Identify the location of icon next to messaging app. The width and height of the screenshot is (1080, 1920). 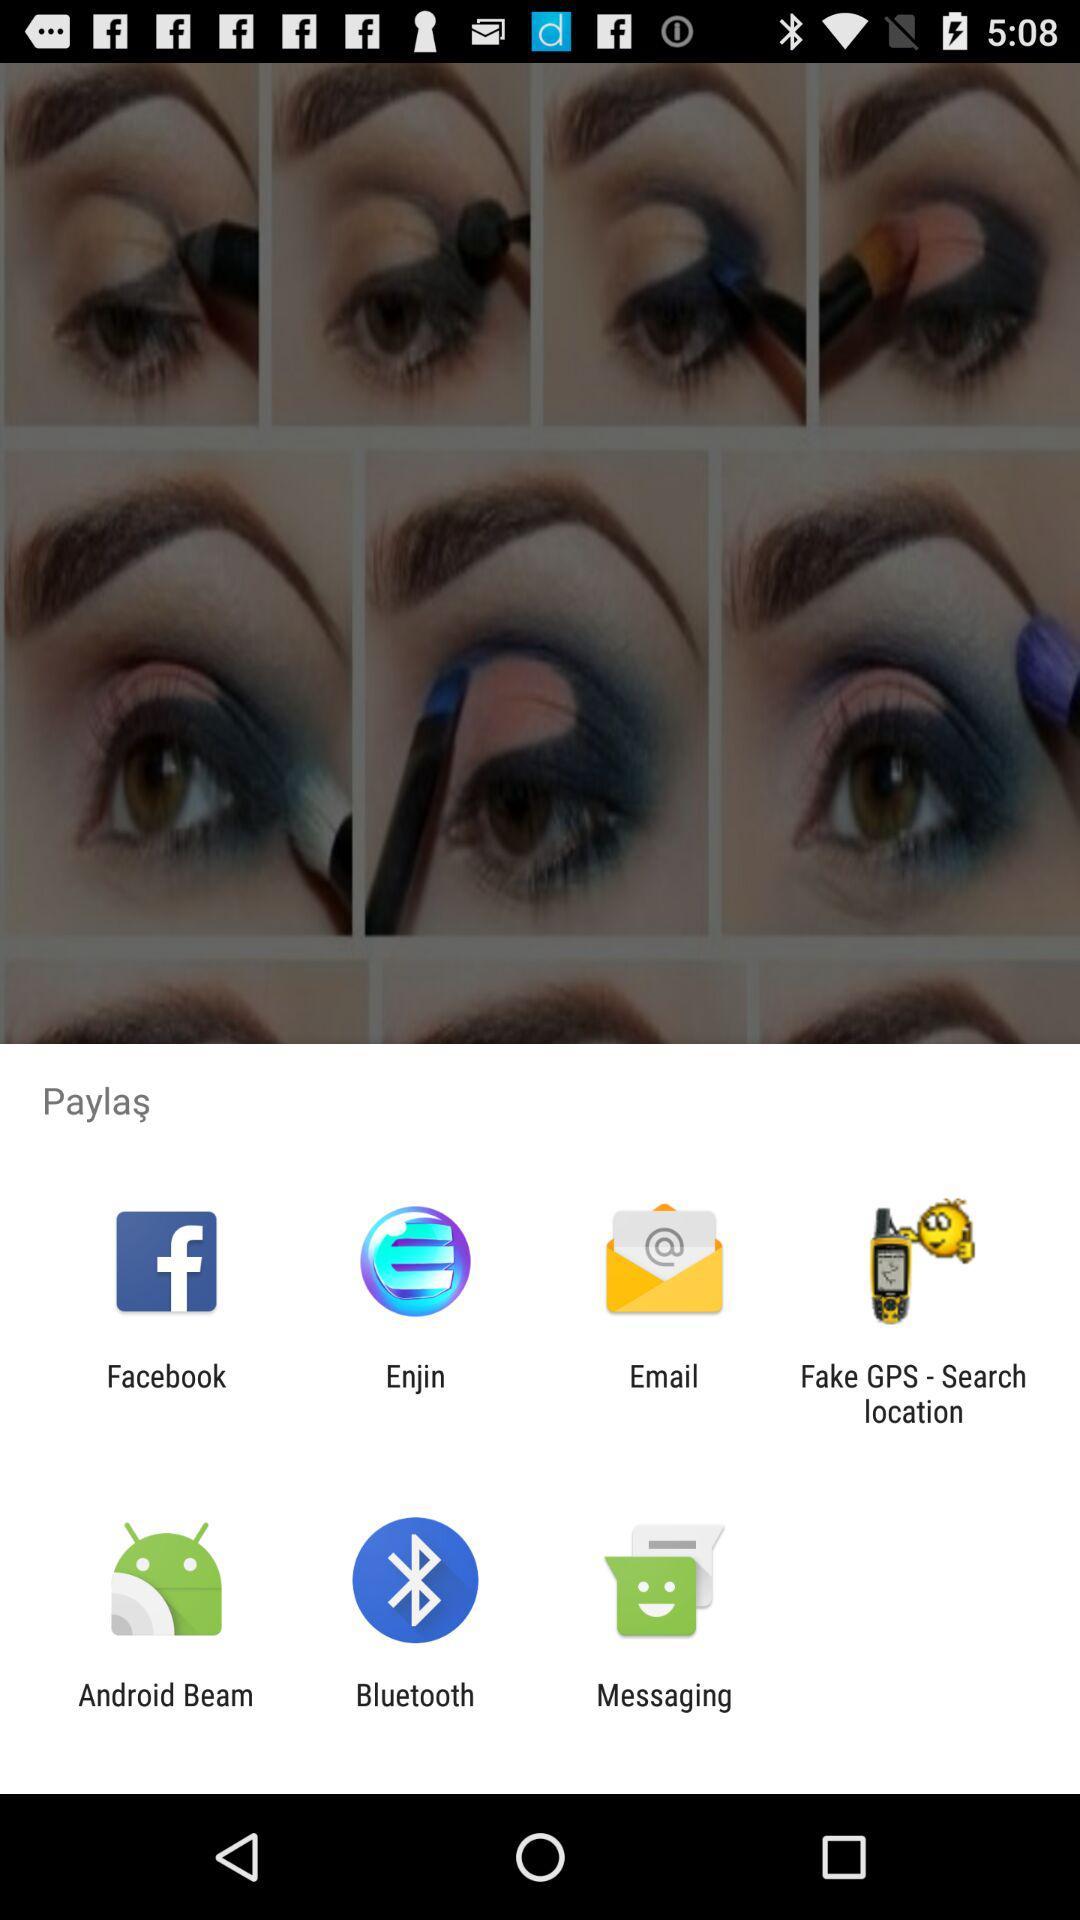
(414, 1711).